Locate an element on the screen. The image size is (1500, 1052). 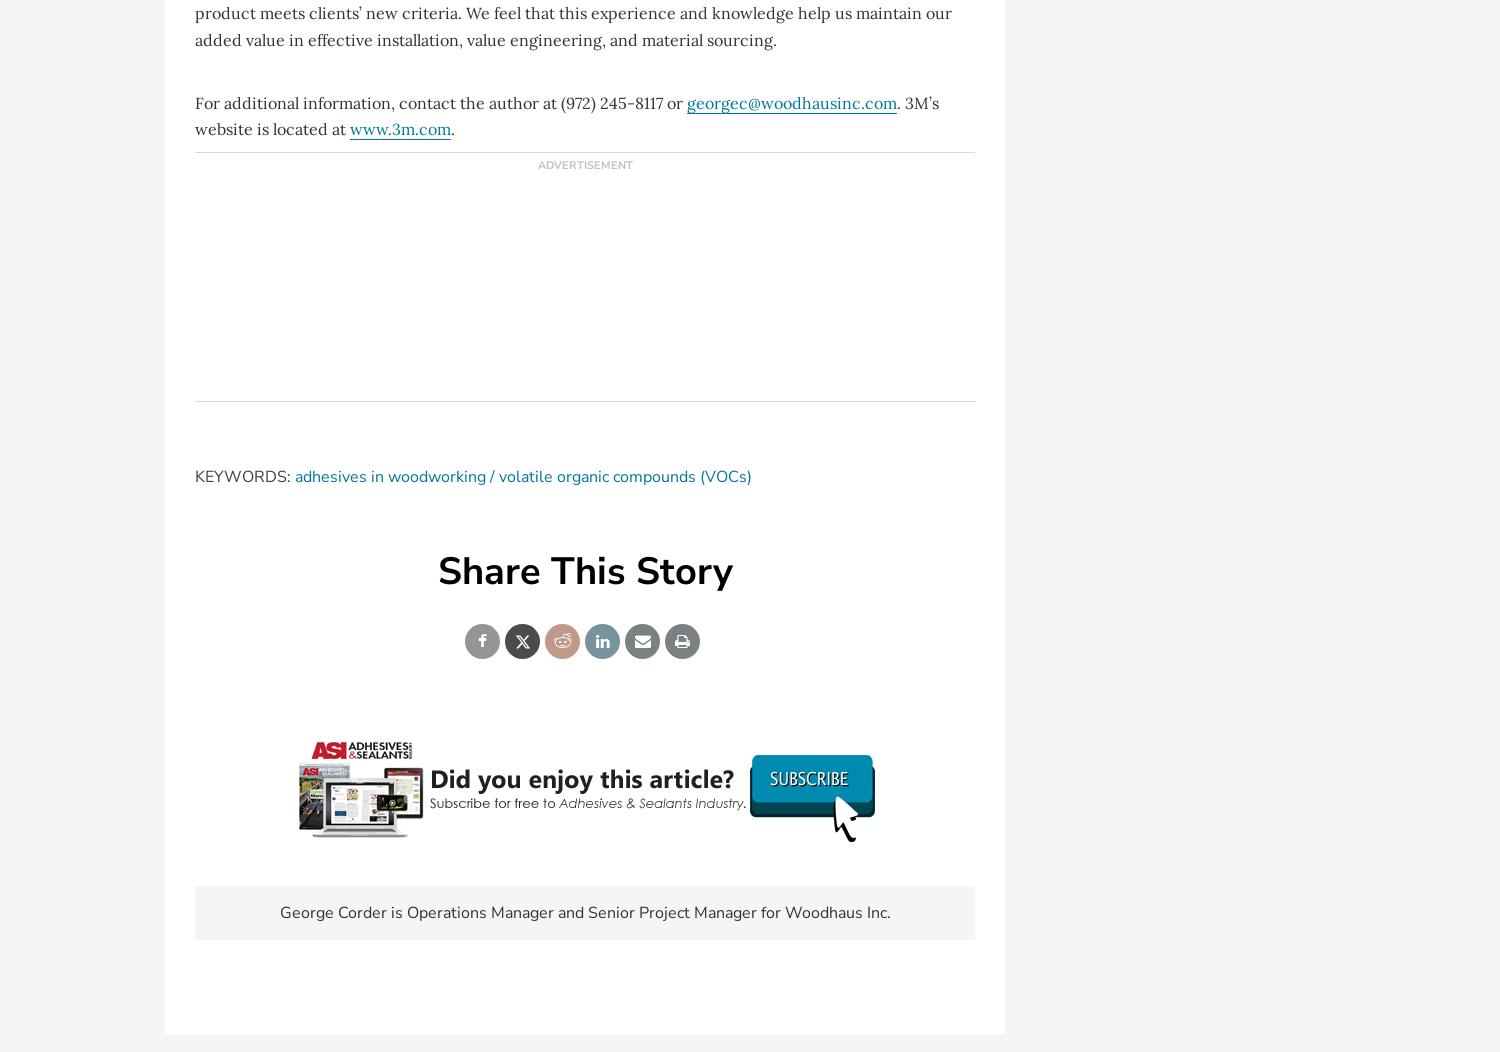
'volatile organic compounds (VOCs)' is located at coordinates (625, 476).